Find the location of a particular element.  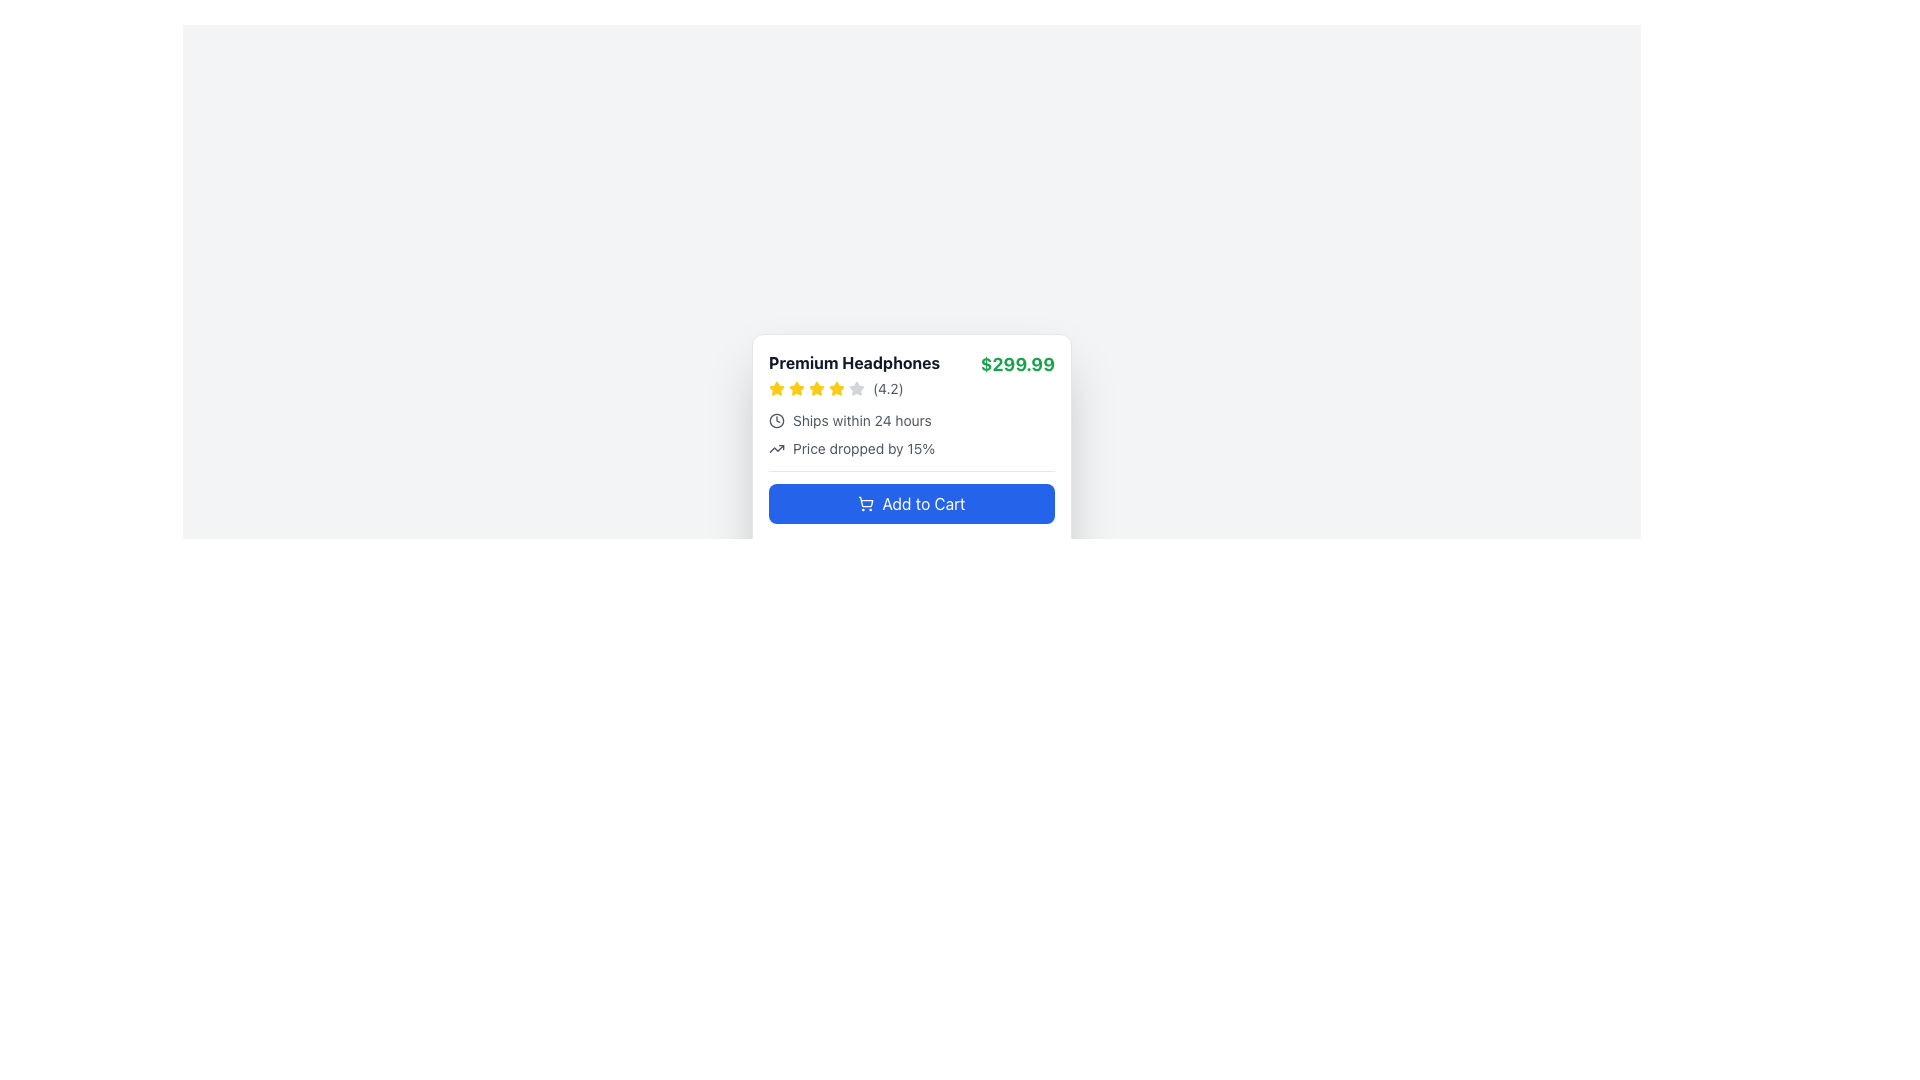

the star-based rating display located directly under the title 'Premium Headphones' to inspect further is located at coordinates (854, 389).